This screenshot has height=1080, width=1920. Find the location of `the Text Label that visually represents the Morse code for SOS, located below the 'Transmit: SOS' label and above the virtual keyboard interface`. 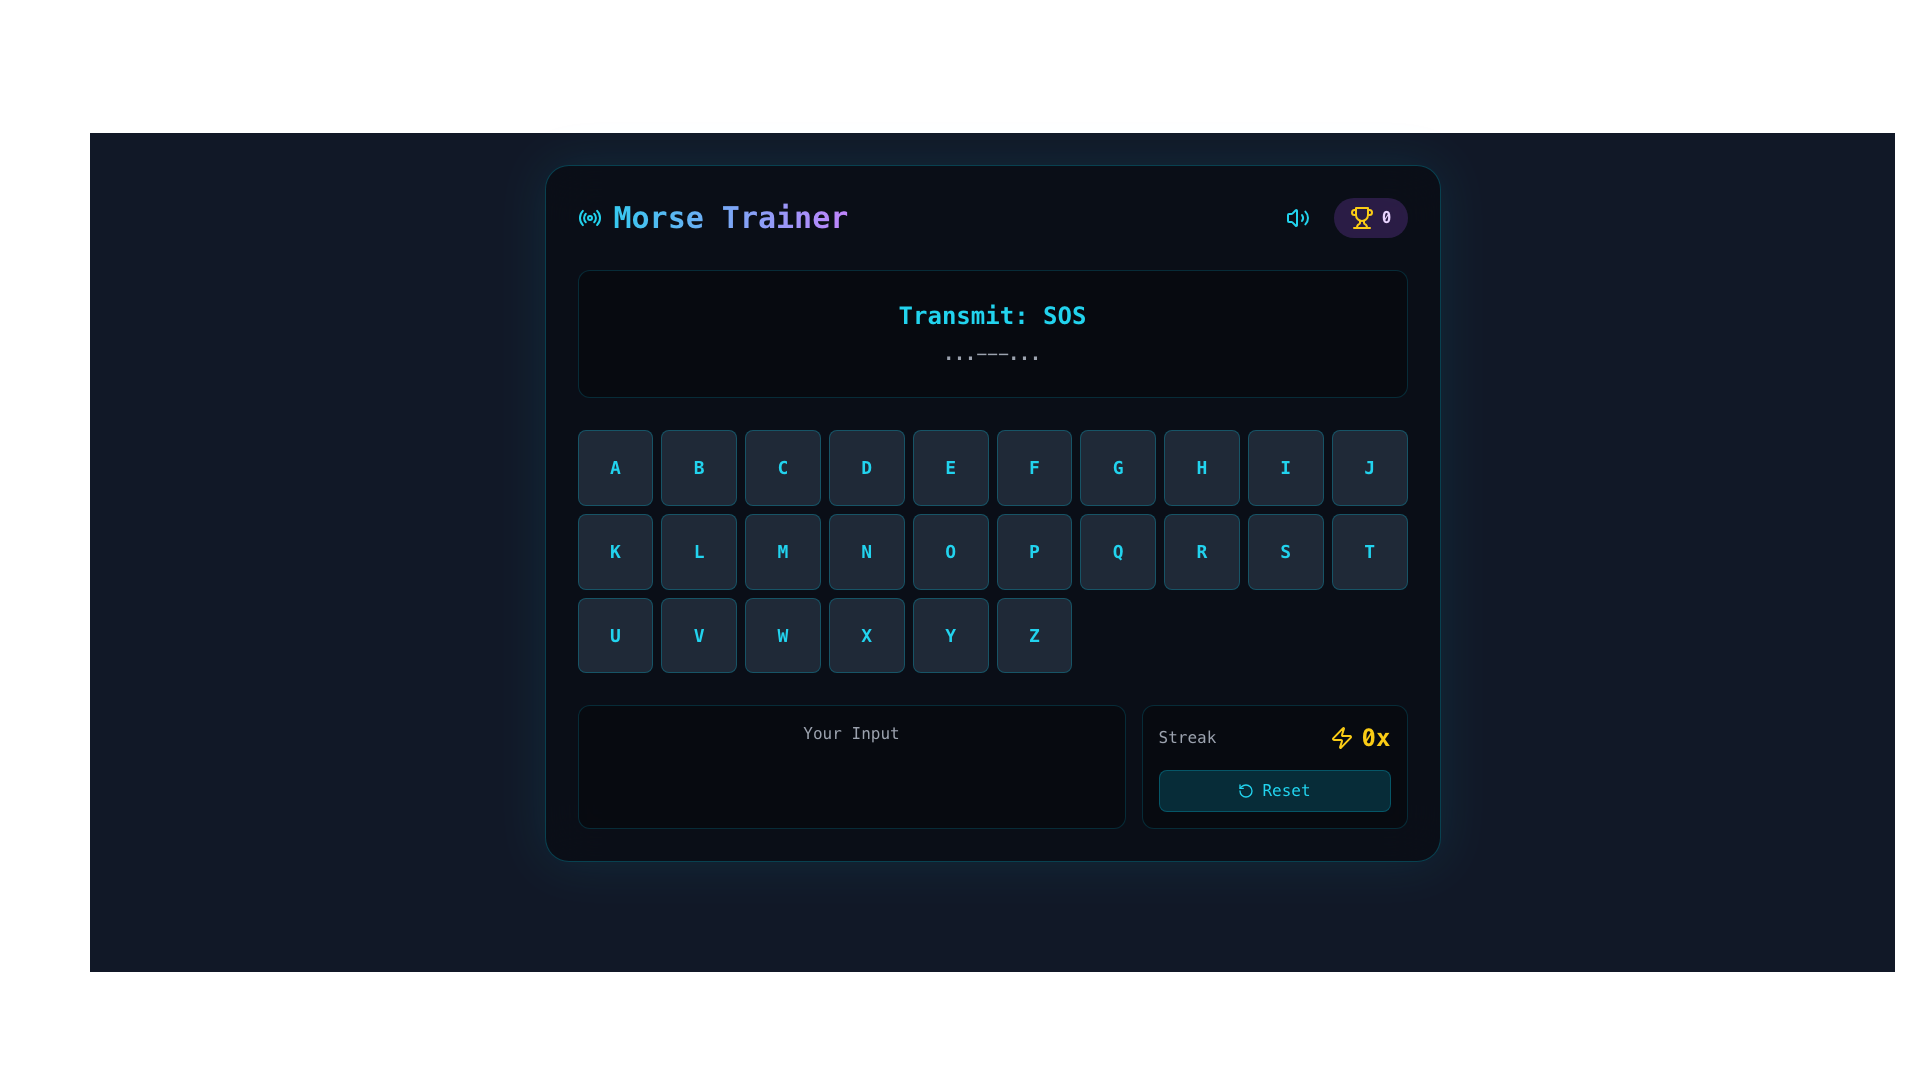

the Text Label that visually represents the Morse code for SOS, located below the 'Transmit: SOS' label and above the virtual keyboard interface is located at coordinates (992, 353).